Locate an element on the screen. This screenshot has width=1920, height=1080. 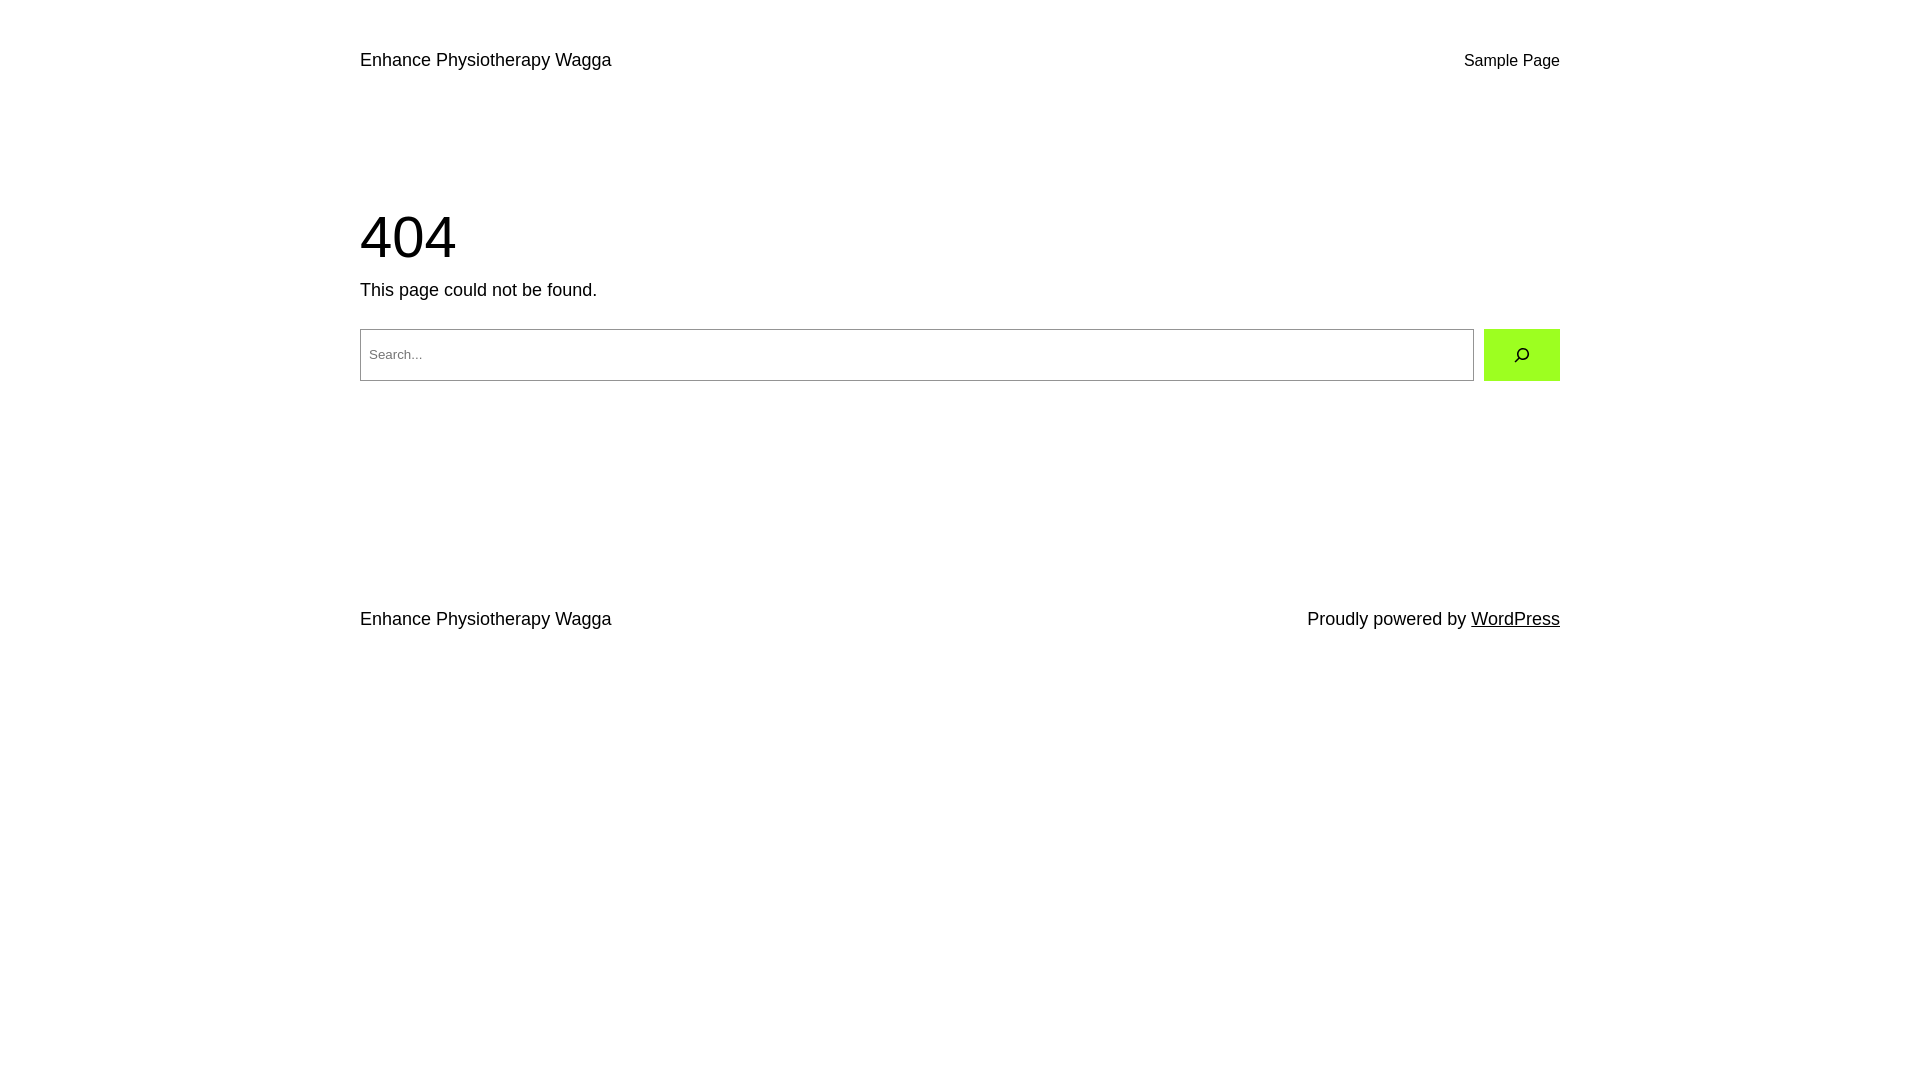
'Enhance Physiotherapy Wagga' is located at coordinates (360, 59).